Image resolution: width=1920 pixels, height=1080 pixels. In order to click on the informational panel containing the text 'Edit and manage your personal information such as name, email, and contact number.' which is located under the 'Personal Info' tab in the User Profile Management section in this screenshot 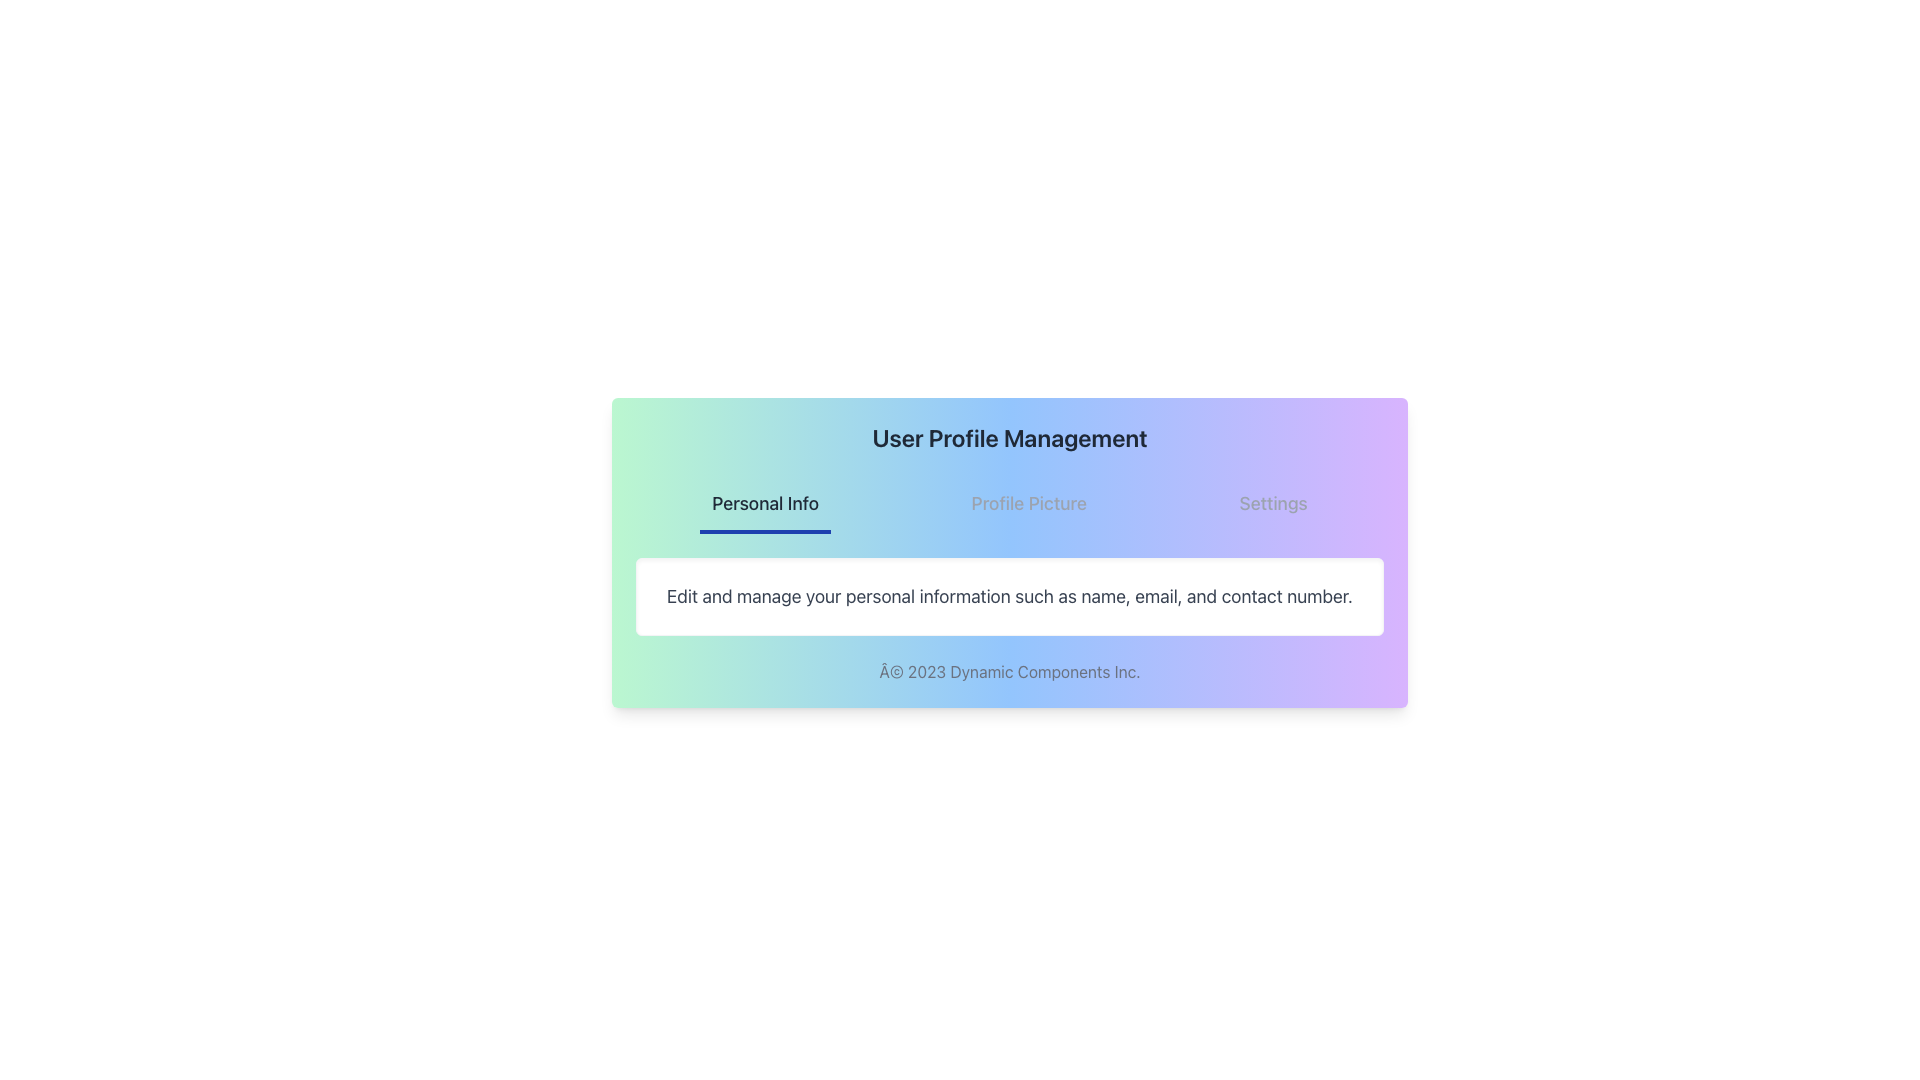, I will do `click(1009, 596)`.